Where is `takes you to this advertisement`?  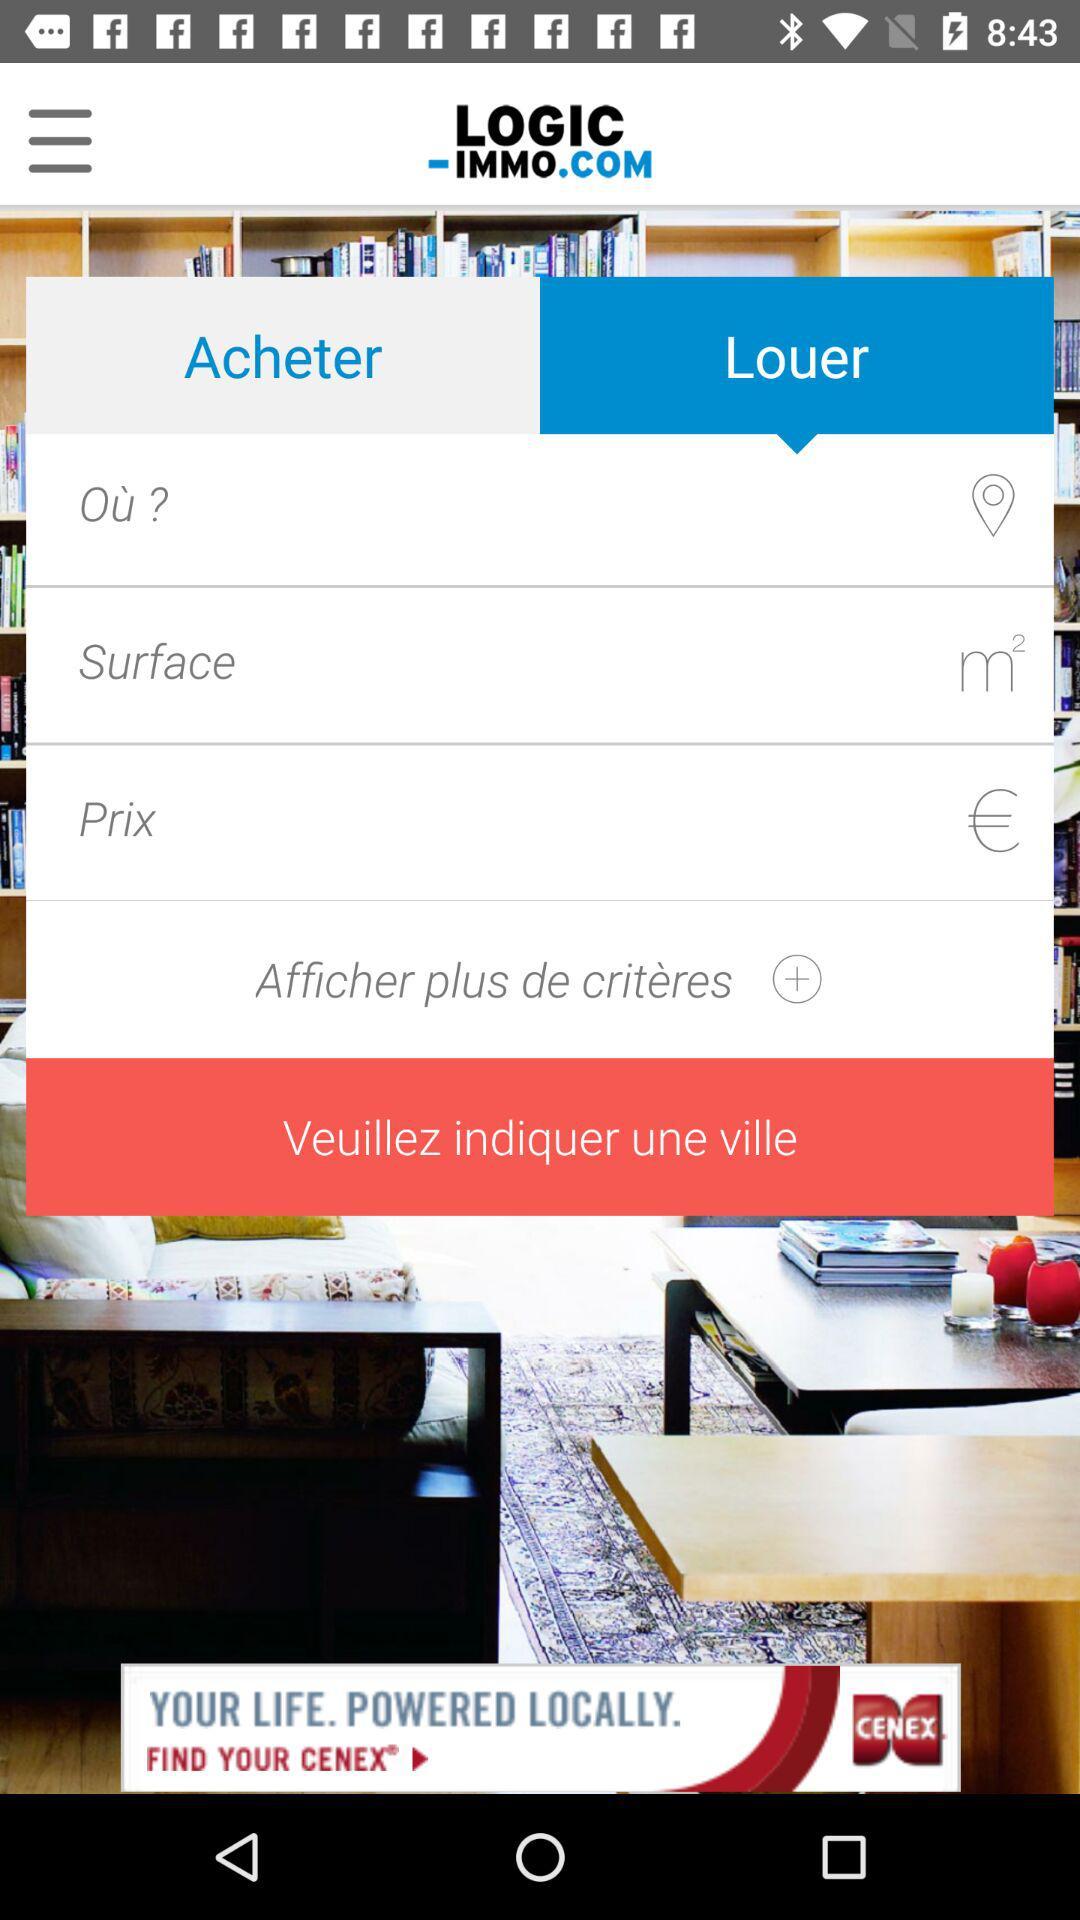
takes you to this advertisement is located at coordinates (540, 1725).